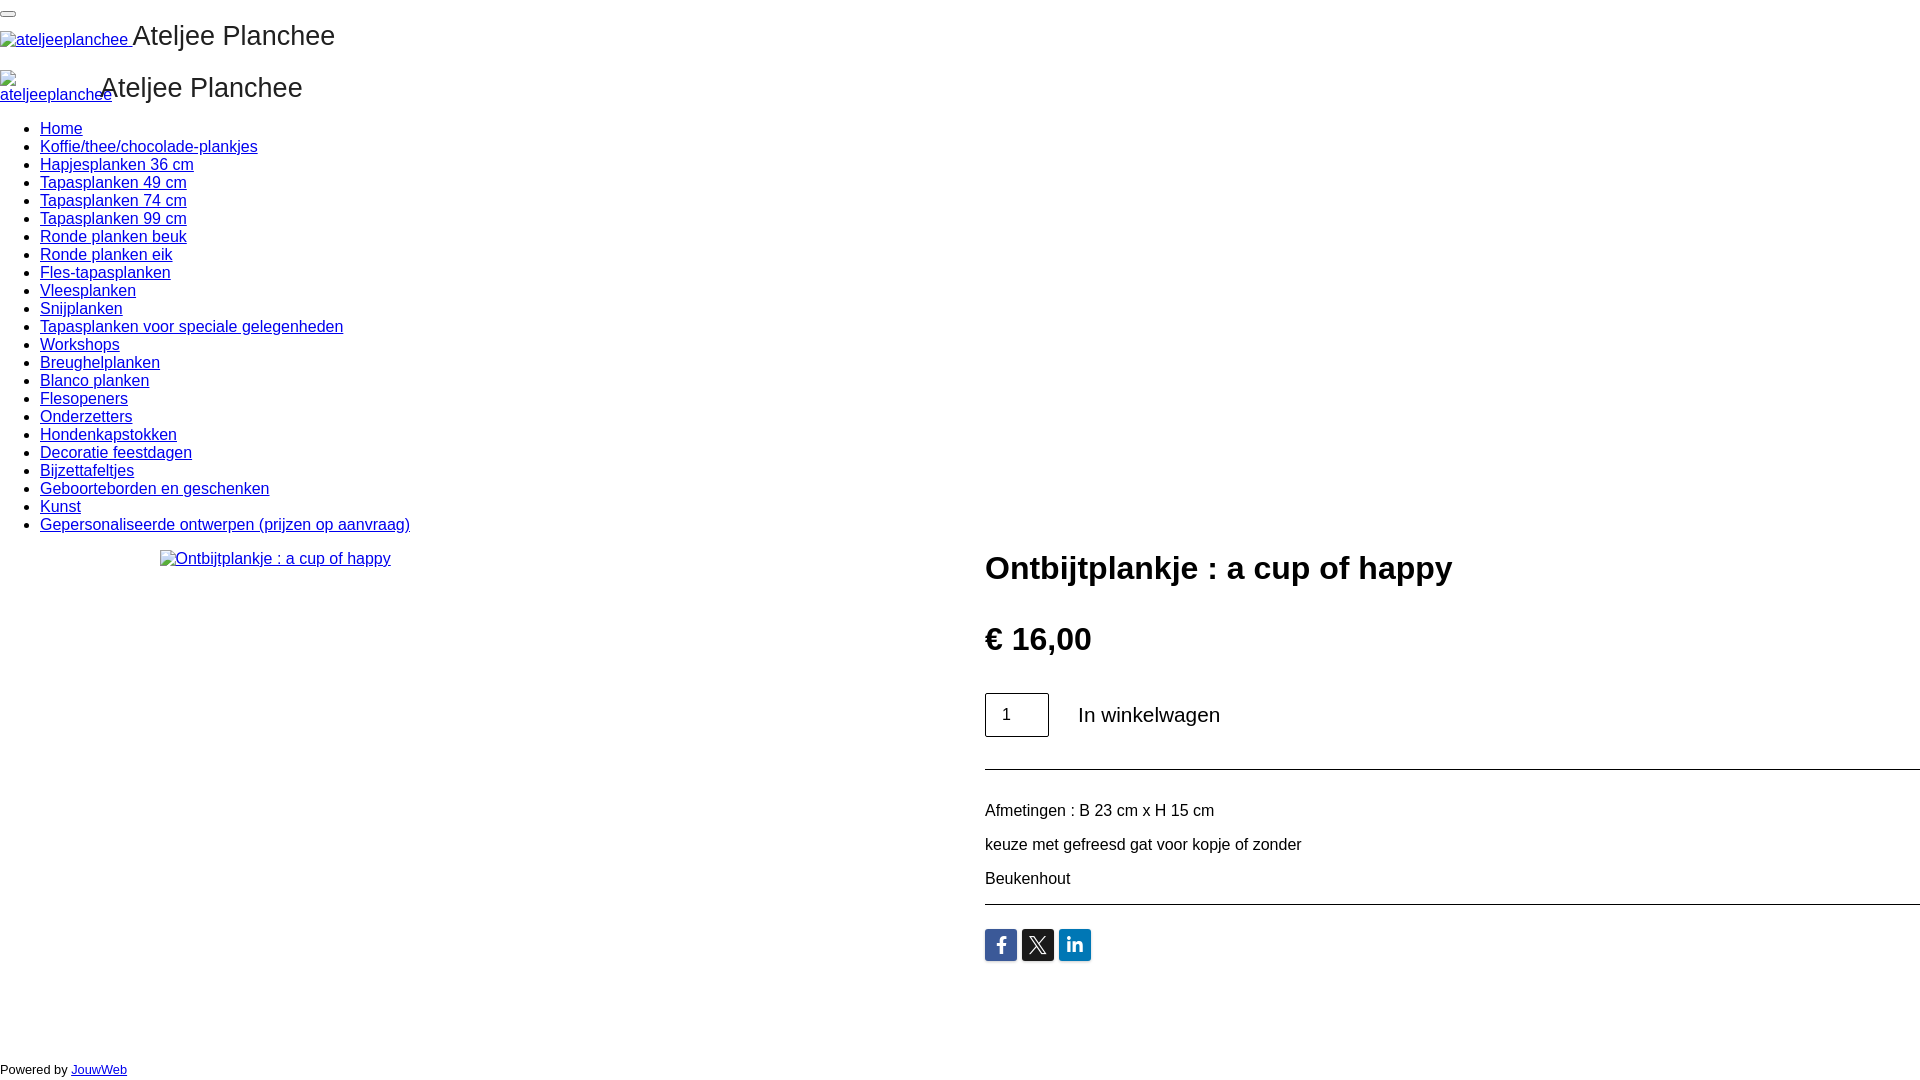  What do you see at coordinates (98, 1068) in the screenshot?
I see `'JouwWeb'` at bounding box center [98, 1068].